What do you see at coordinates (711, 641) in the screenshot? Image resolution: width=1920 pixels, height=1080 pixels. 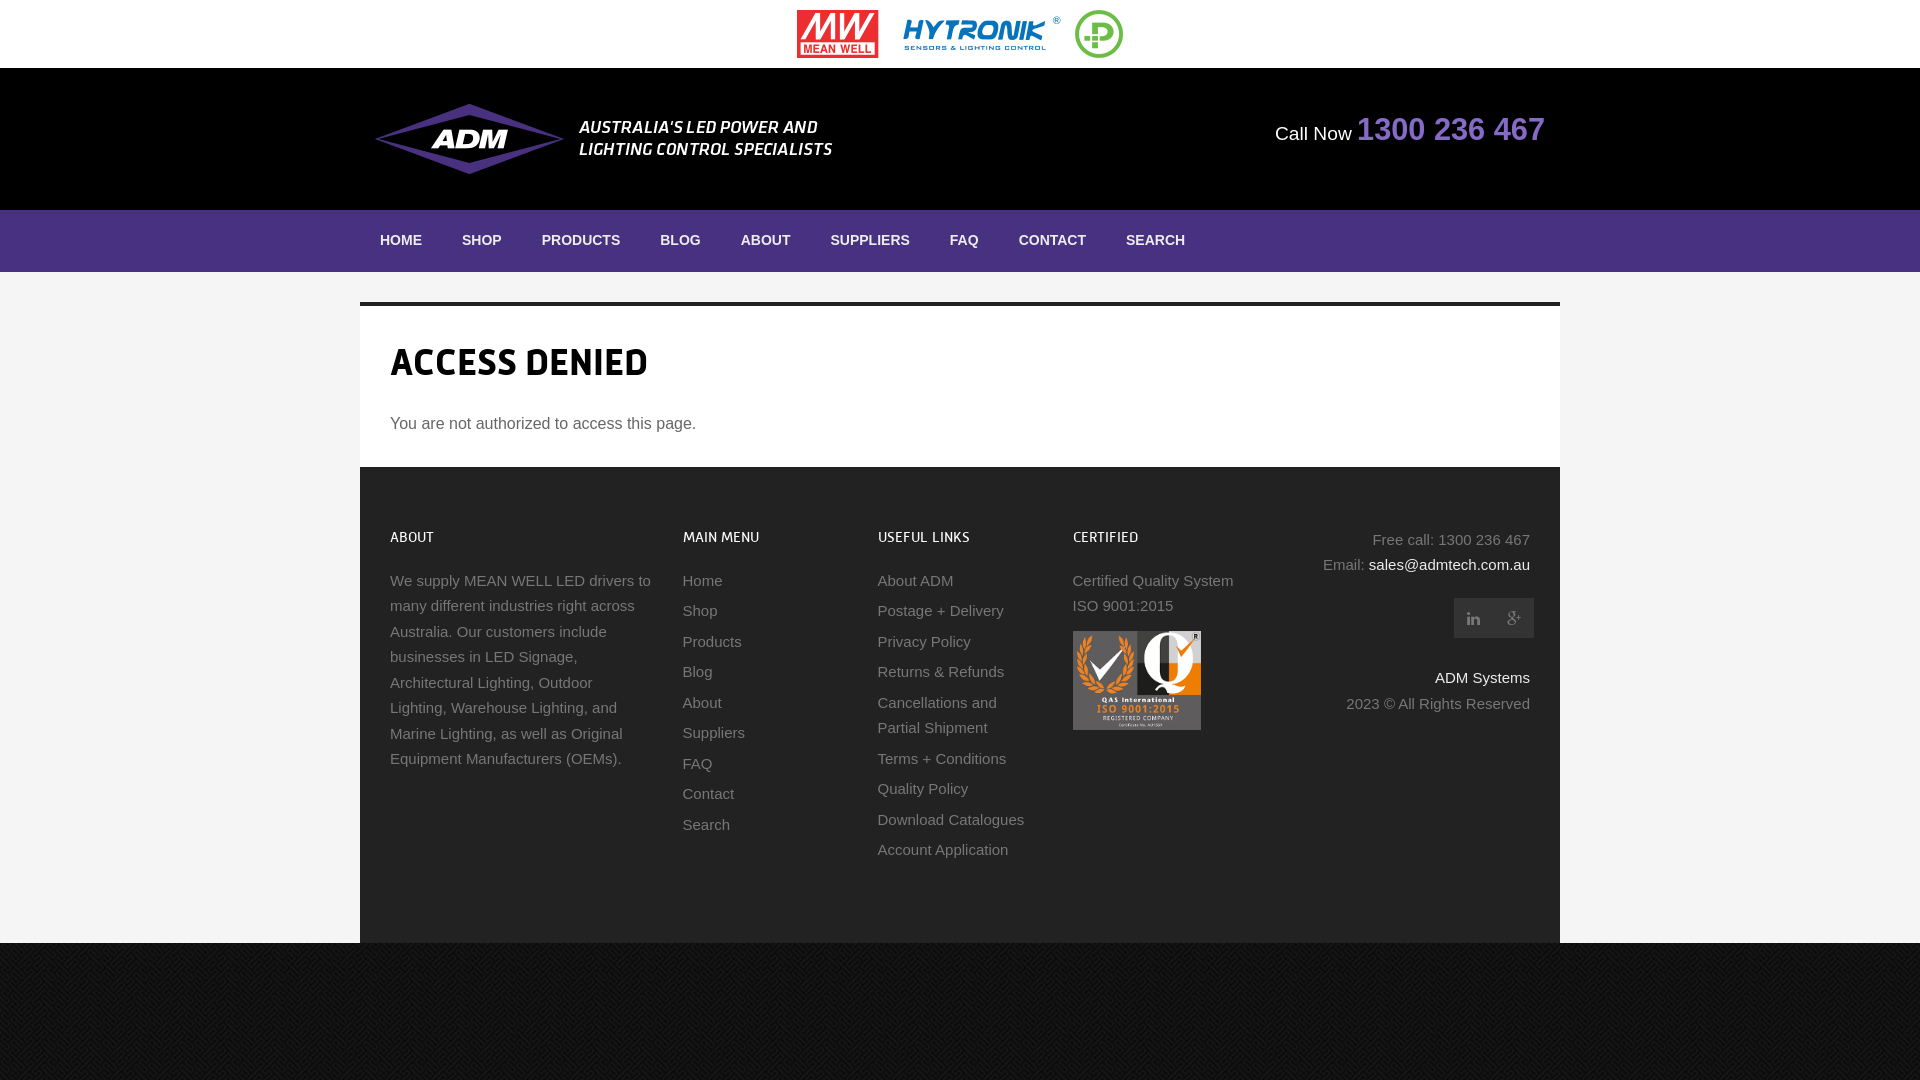 I see `'Products'` at bounding box center [711, 641].